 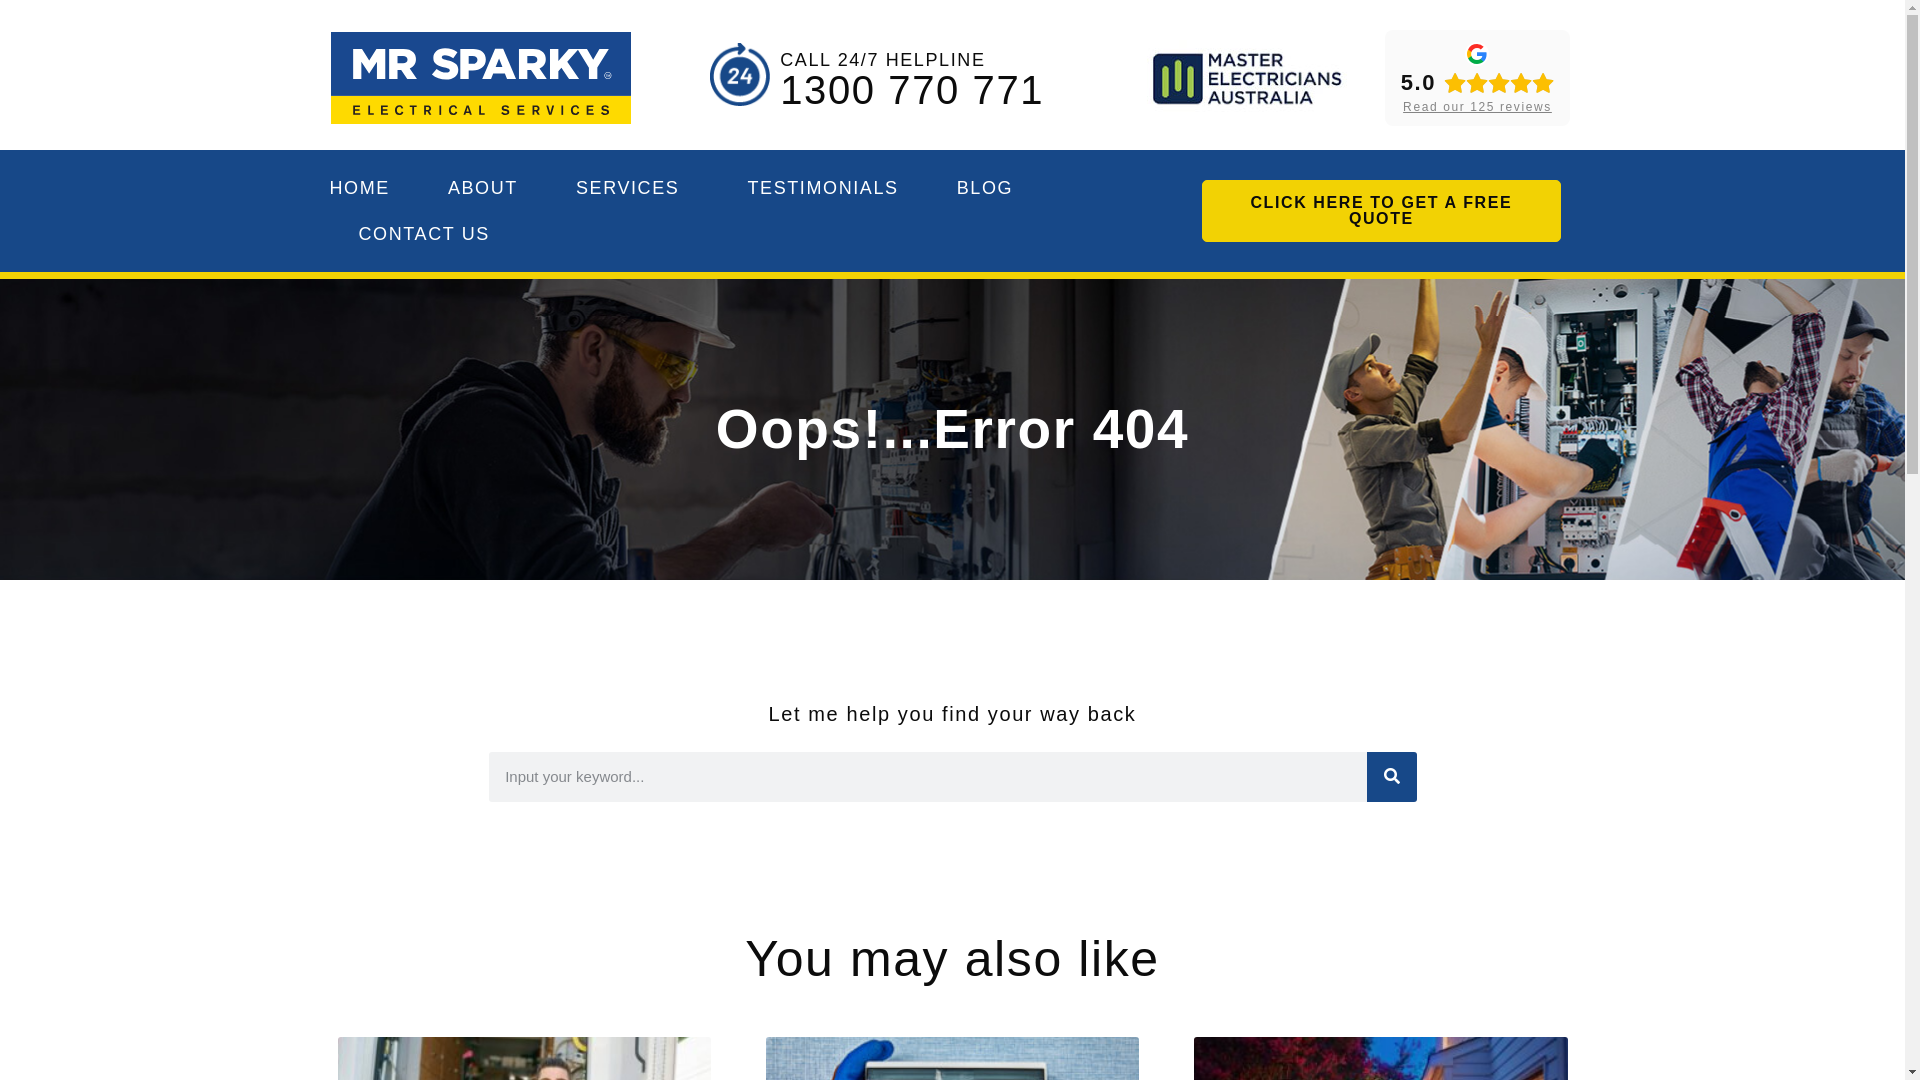 I want to click on 'SERVICES', so click(x=632, y=188).